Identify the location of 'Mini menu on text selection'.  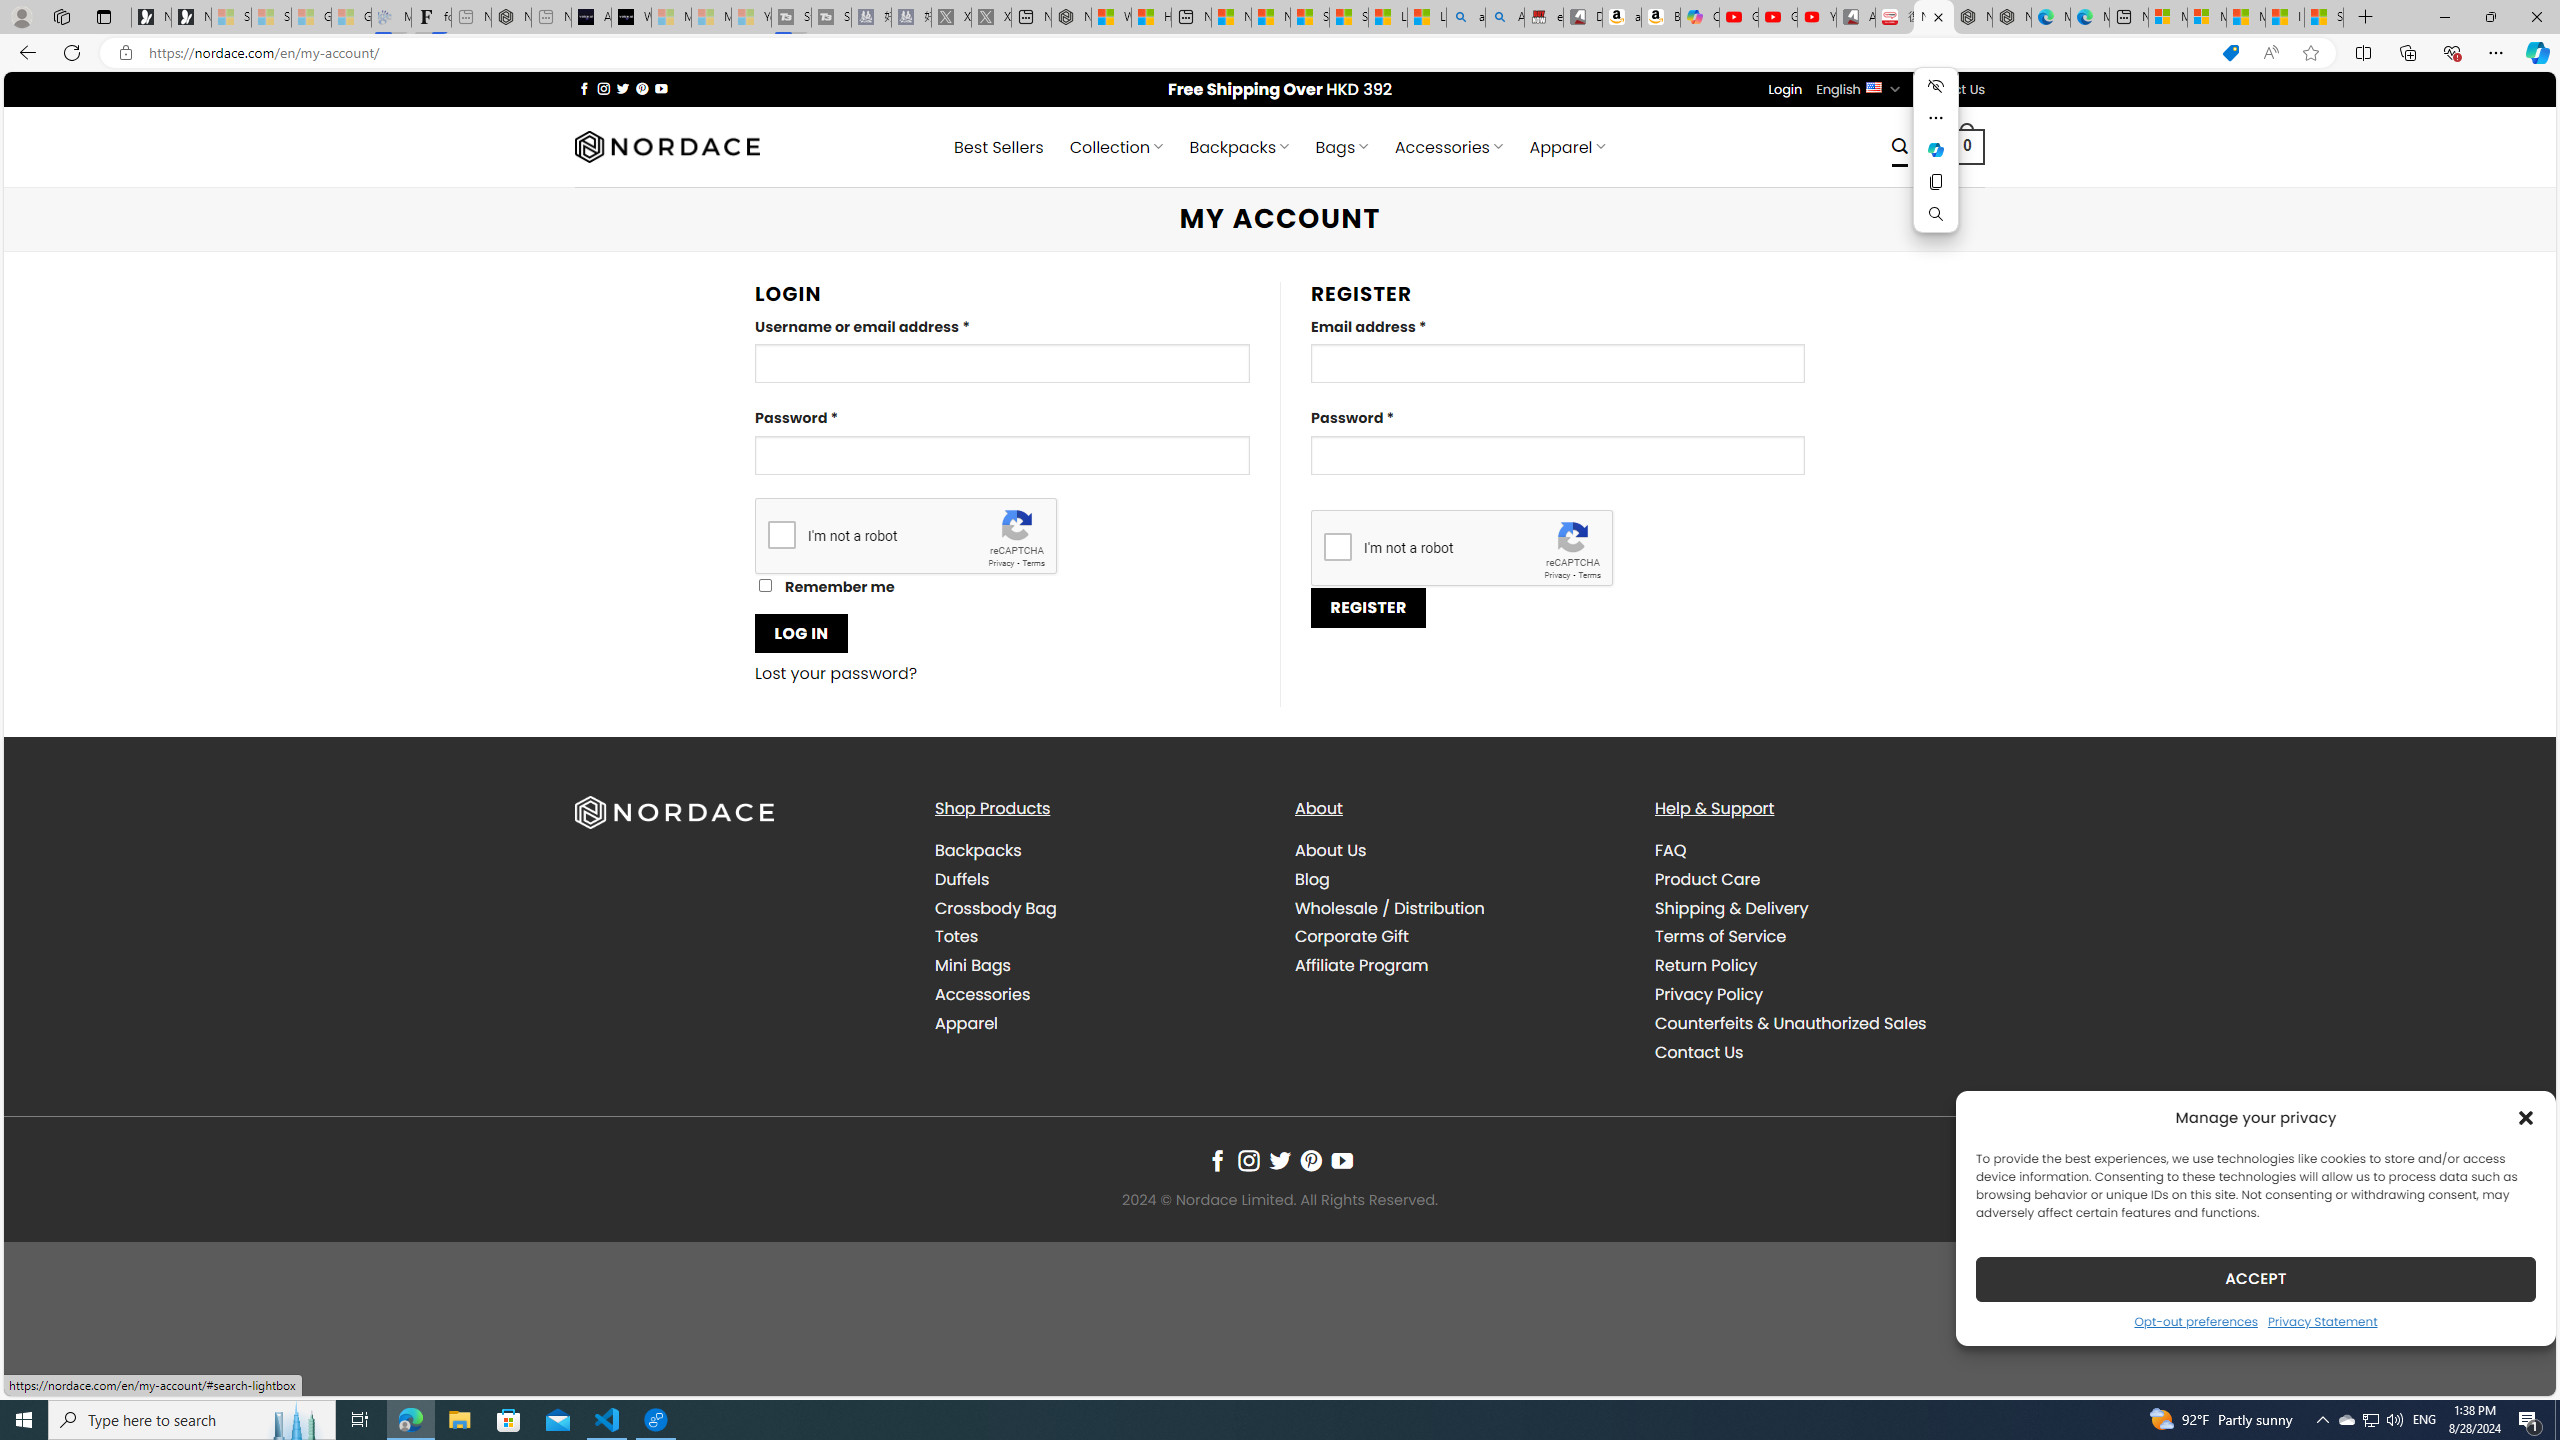
(1935, 161).